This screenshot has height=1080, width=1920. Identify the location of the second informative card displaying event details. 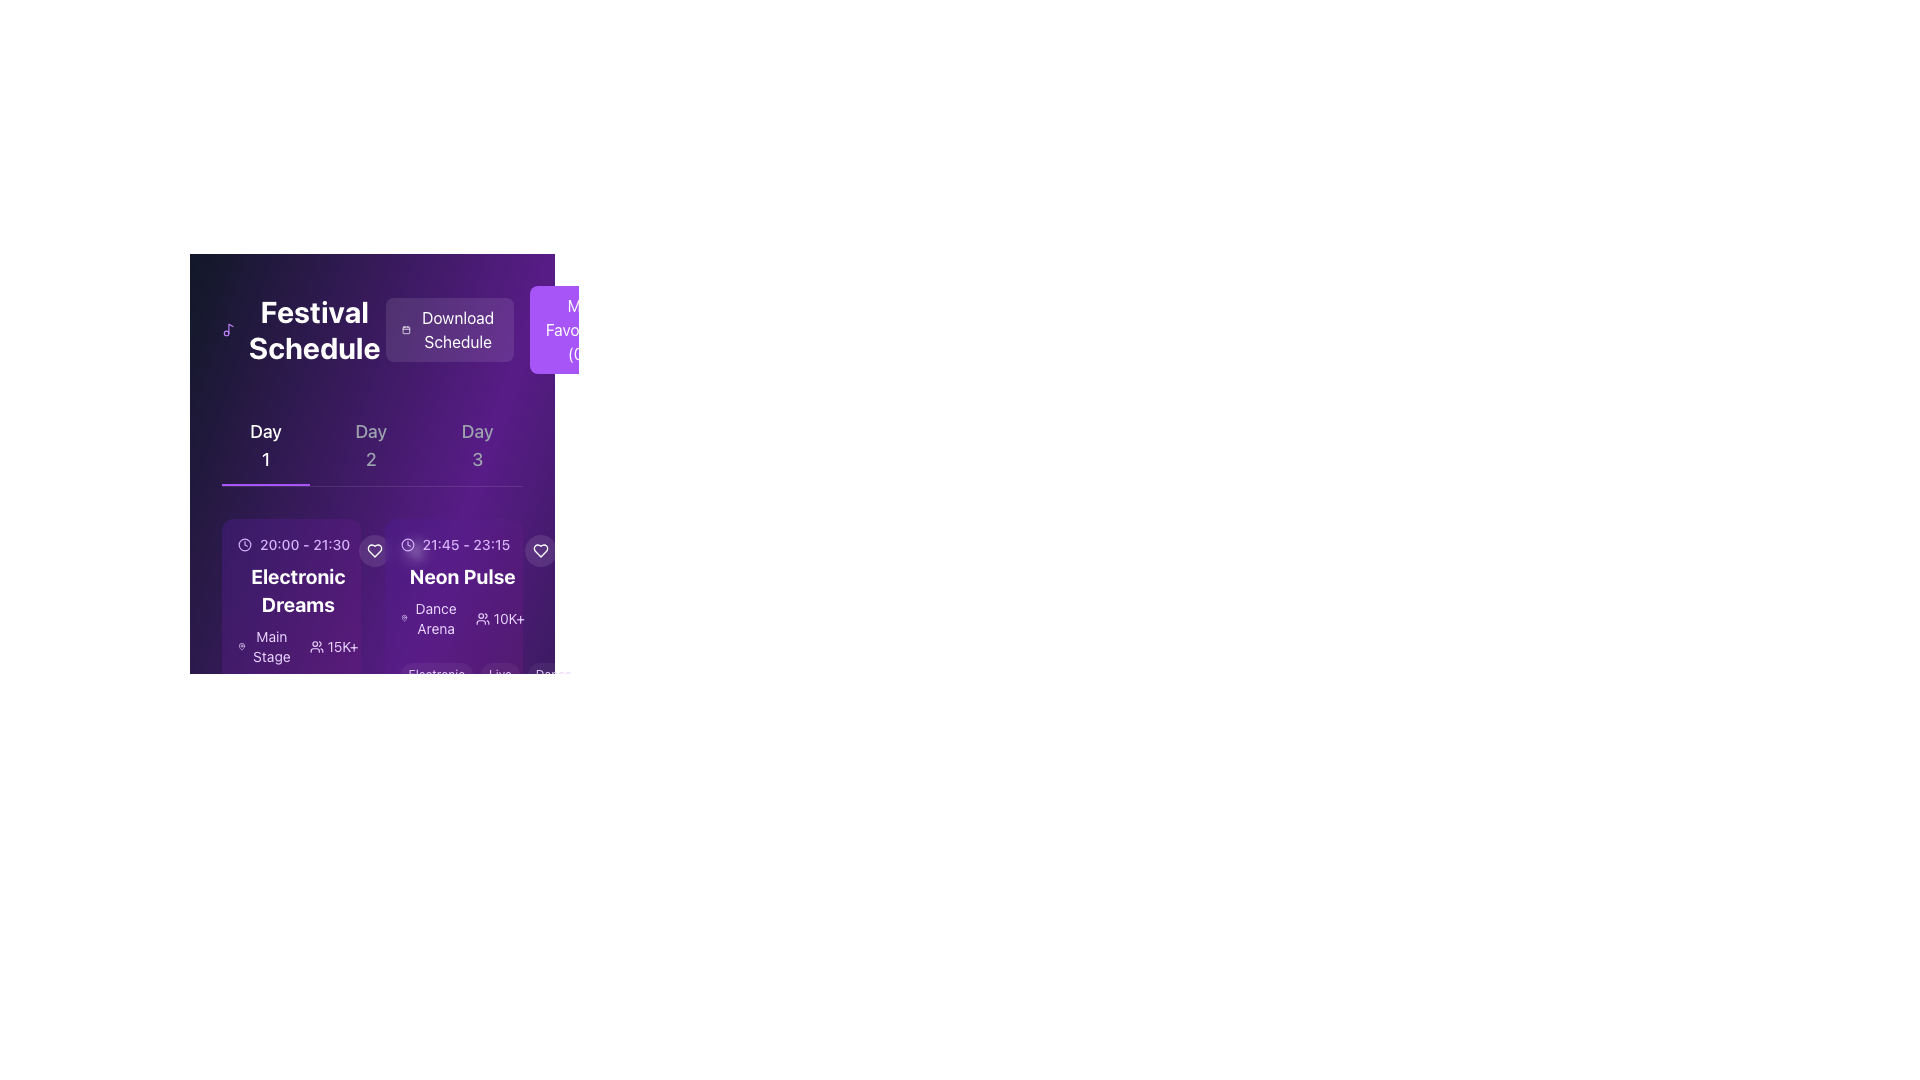
(452, 585).